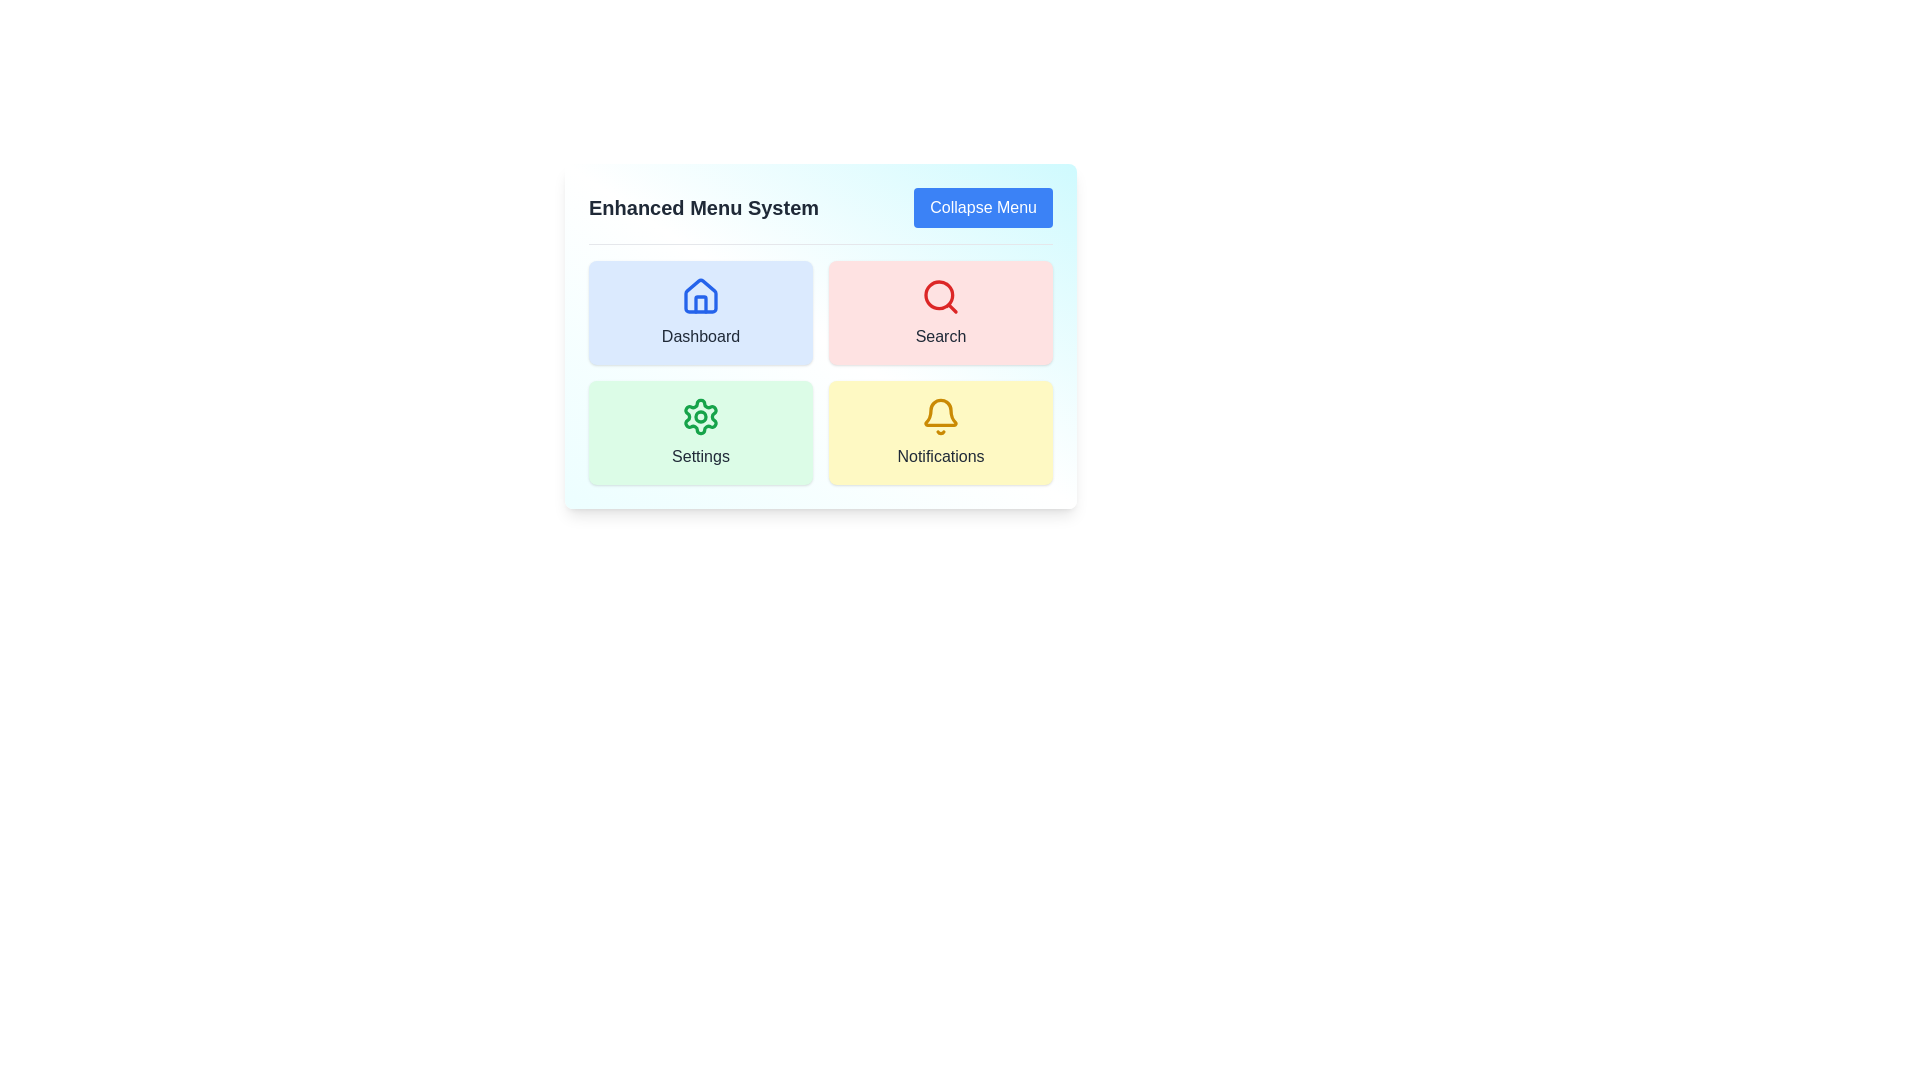  Describe the element at coordinates (938, 295) in the screenshot. I see `the small circular graphic located within the magnifying glass icon of the 'Search' button in the top-right corner of the interface` at that location.